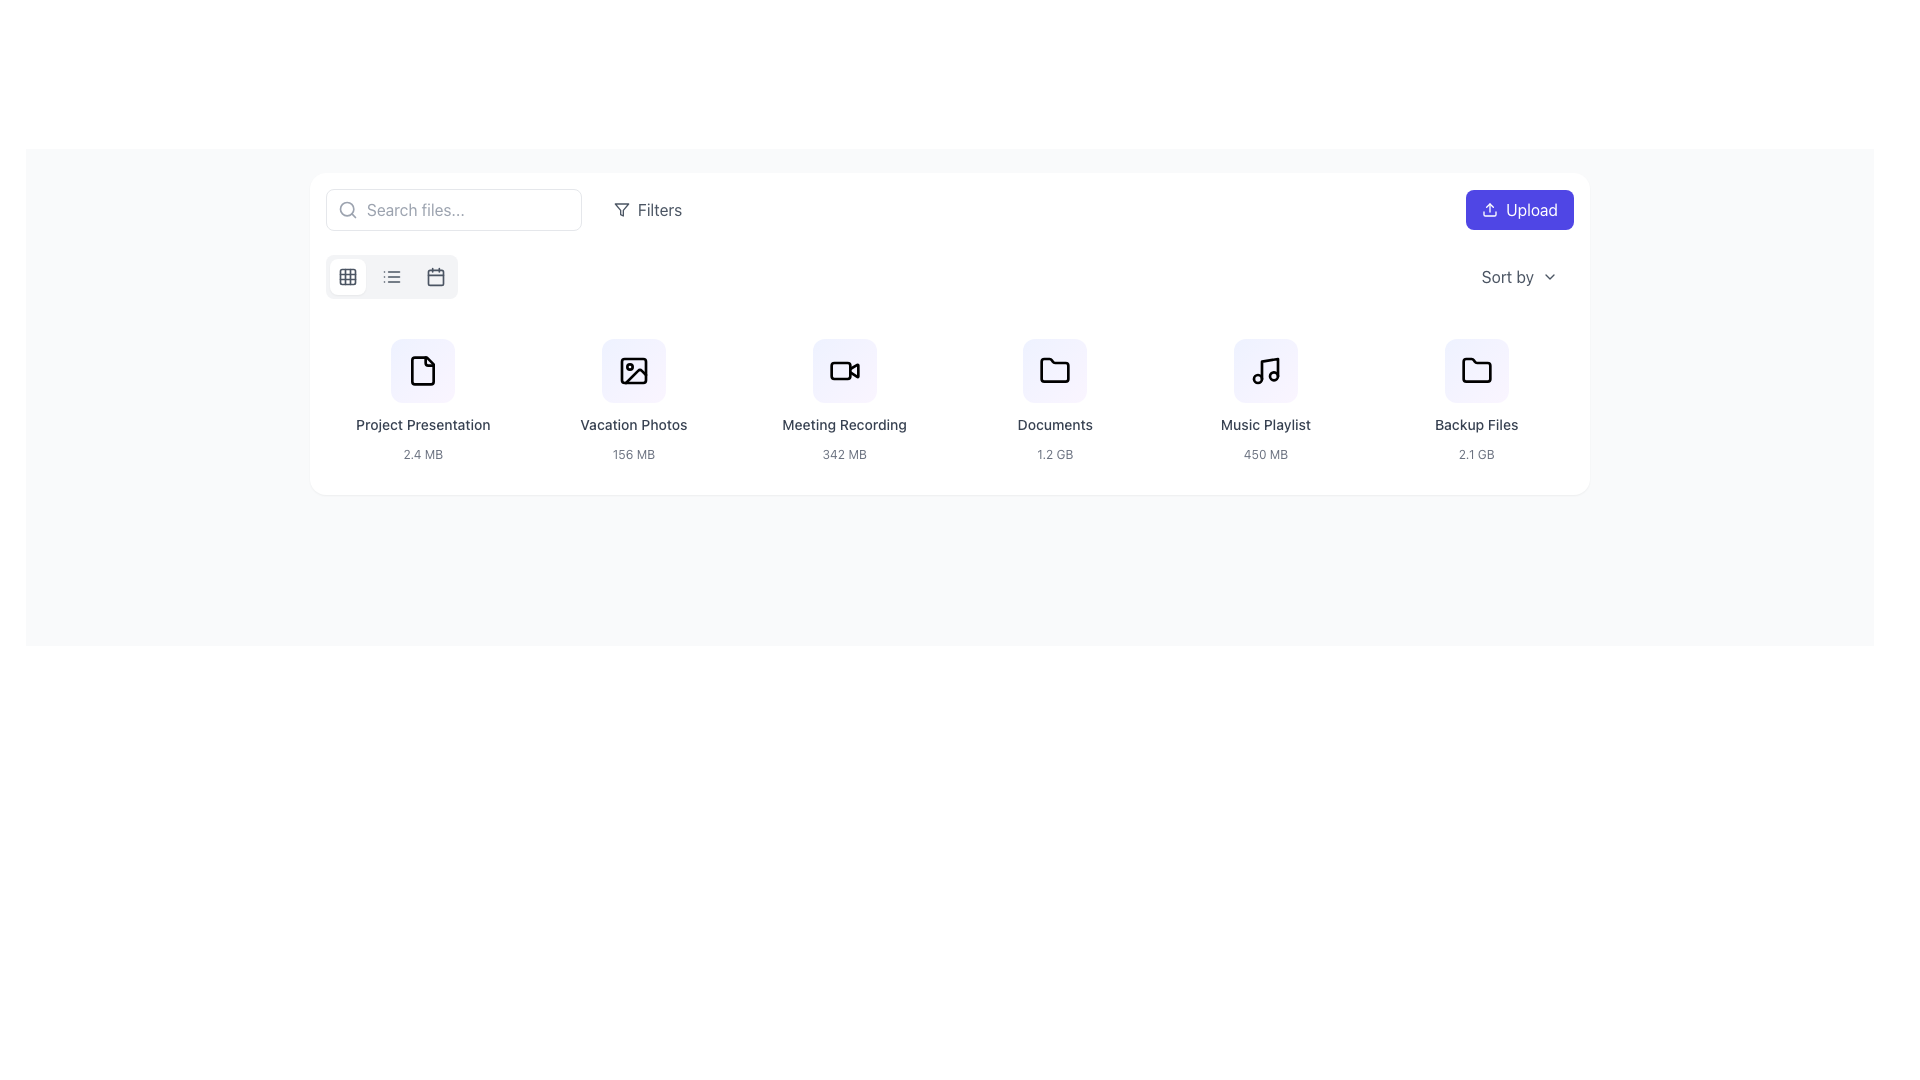 The image size is (1920, 1080). Describe the element at coordinates (1054, 370) in the screenshot. I see `the folder icon within the fourth document card labeled 'Documents'` at that location.